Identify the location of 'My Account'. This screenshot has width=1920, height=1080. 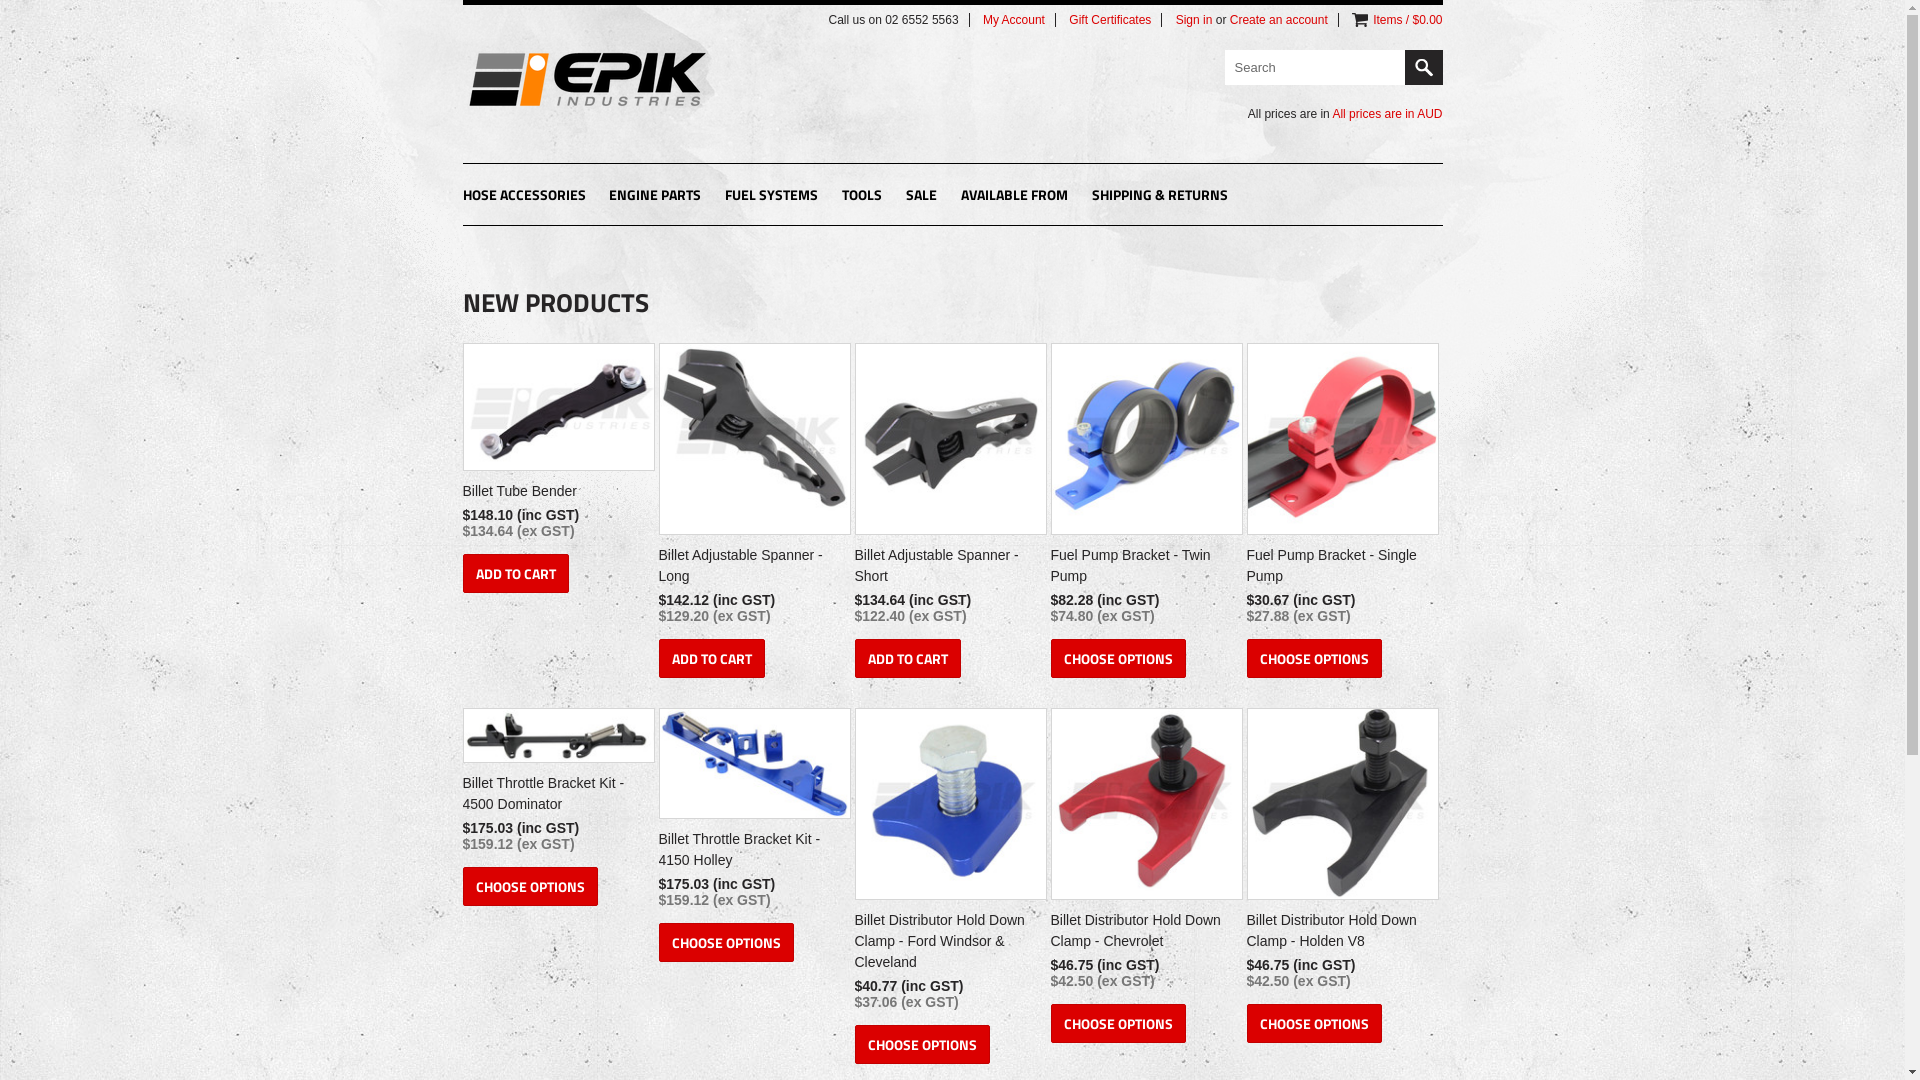
(1013, 19).